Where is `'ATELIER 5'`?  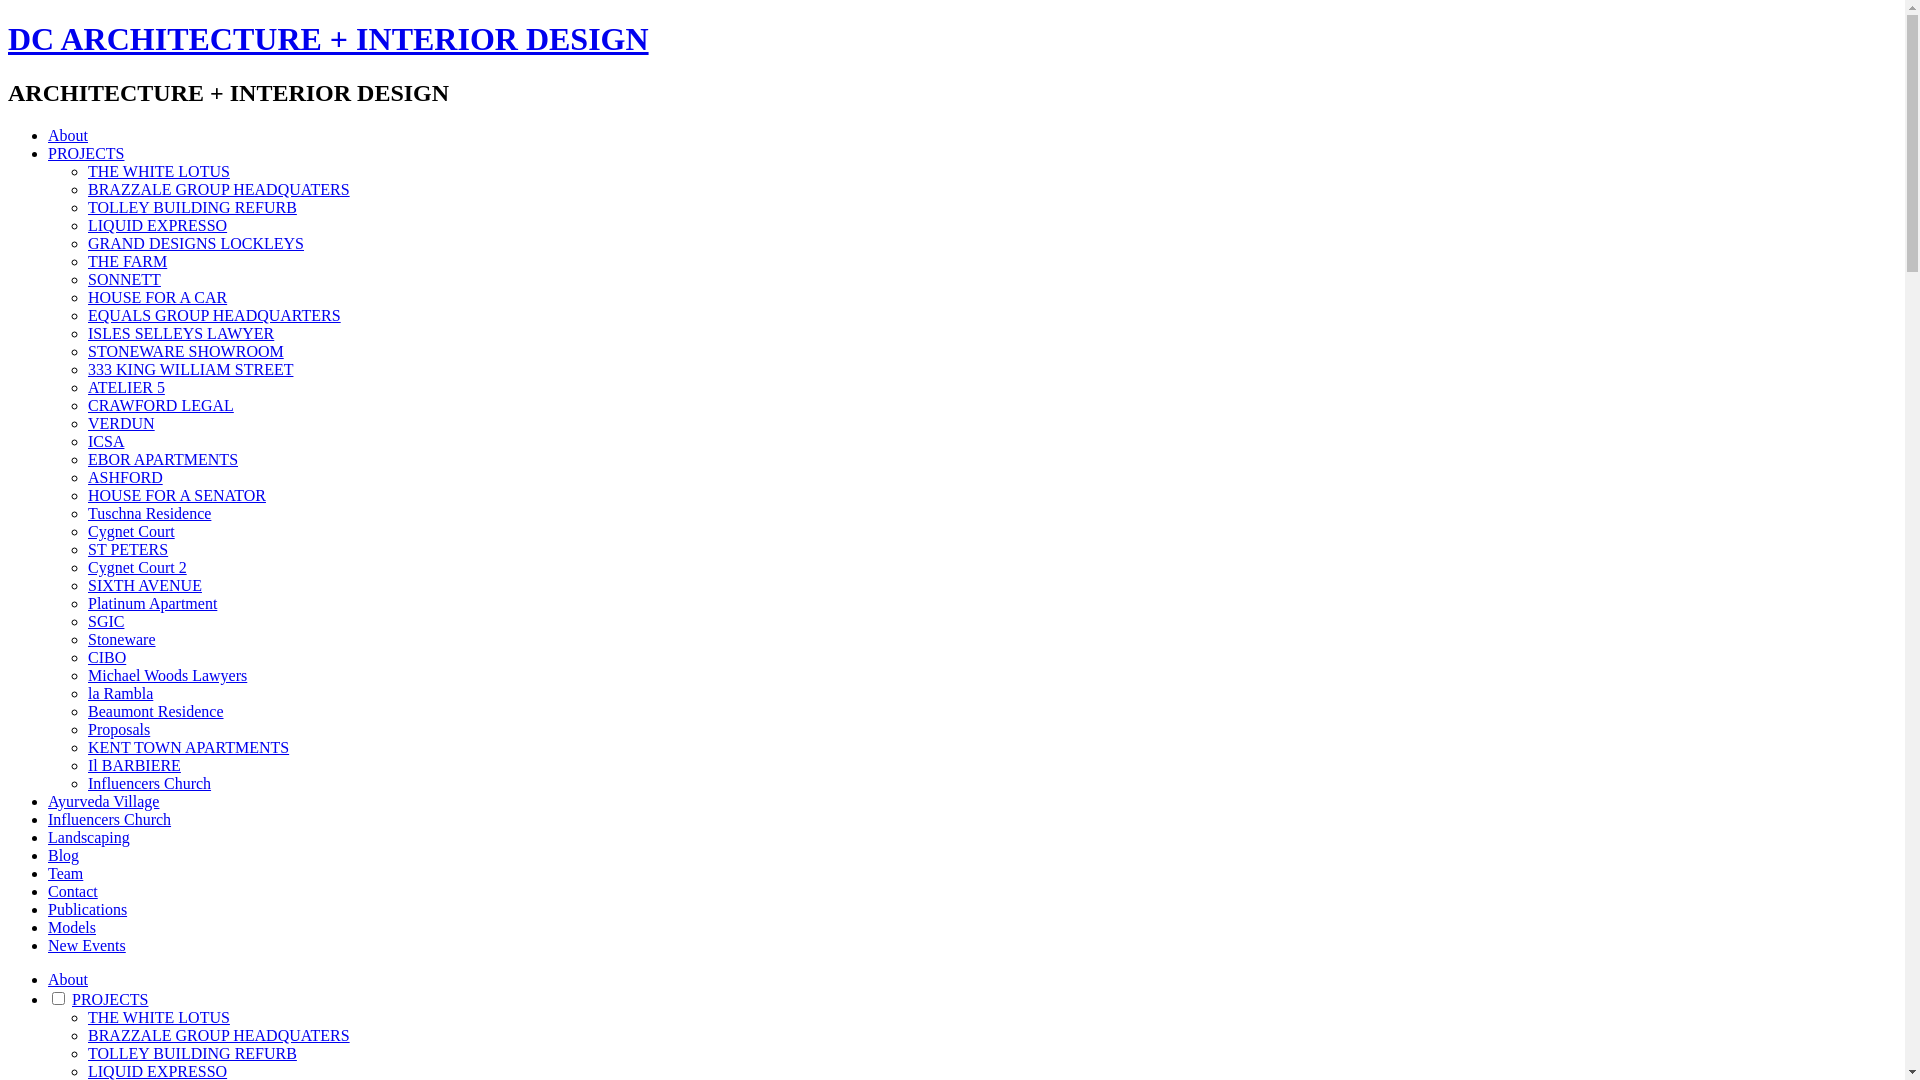
'ATELIER 5' is located at coordinates (125, 387).